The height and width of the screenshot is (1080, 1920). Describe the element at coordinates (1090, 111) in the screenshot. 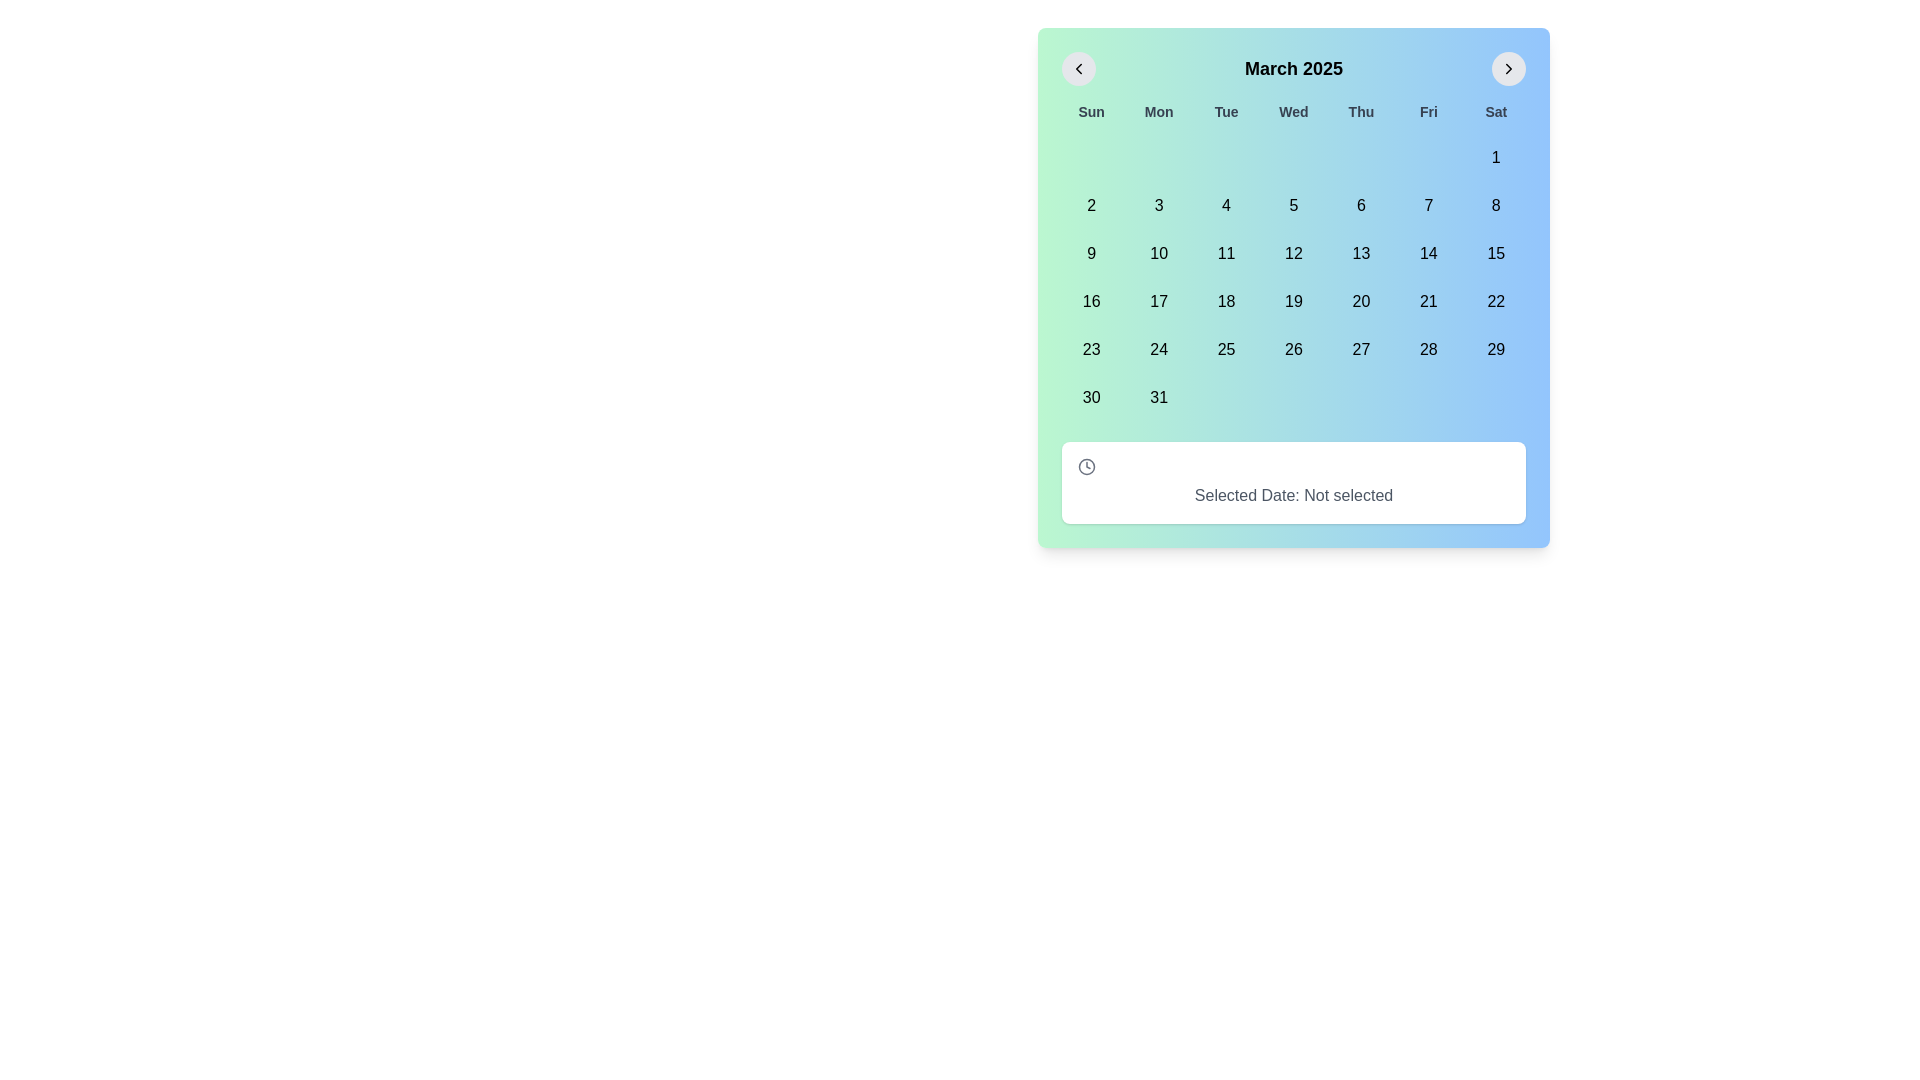

I see `the text label displaying 'Sun', which is the first label in a row of days of the week, styled in bold and dark gray` at that location.